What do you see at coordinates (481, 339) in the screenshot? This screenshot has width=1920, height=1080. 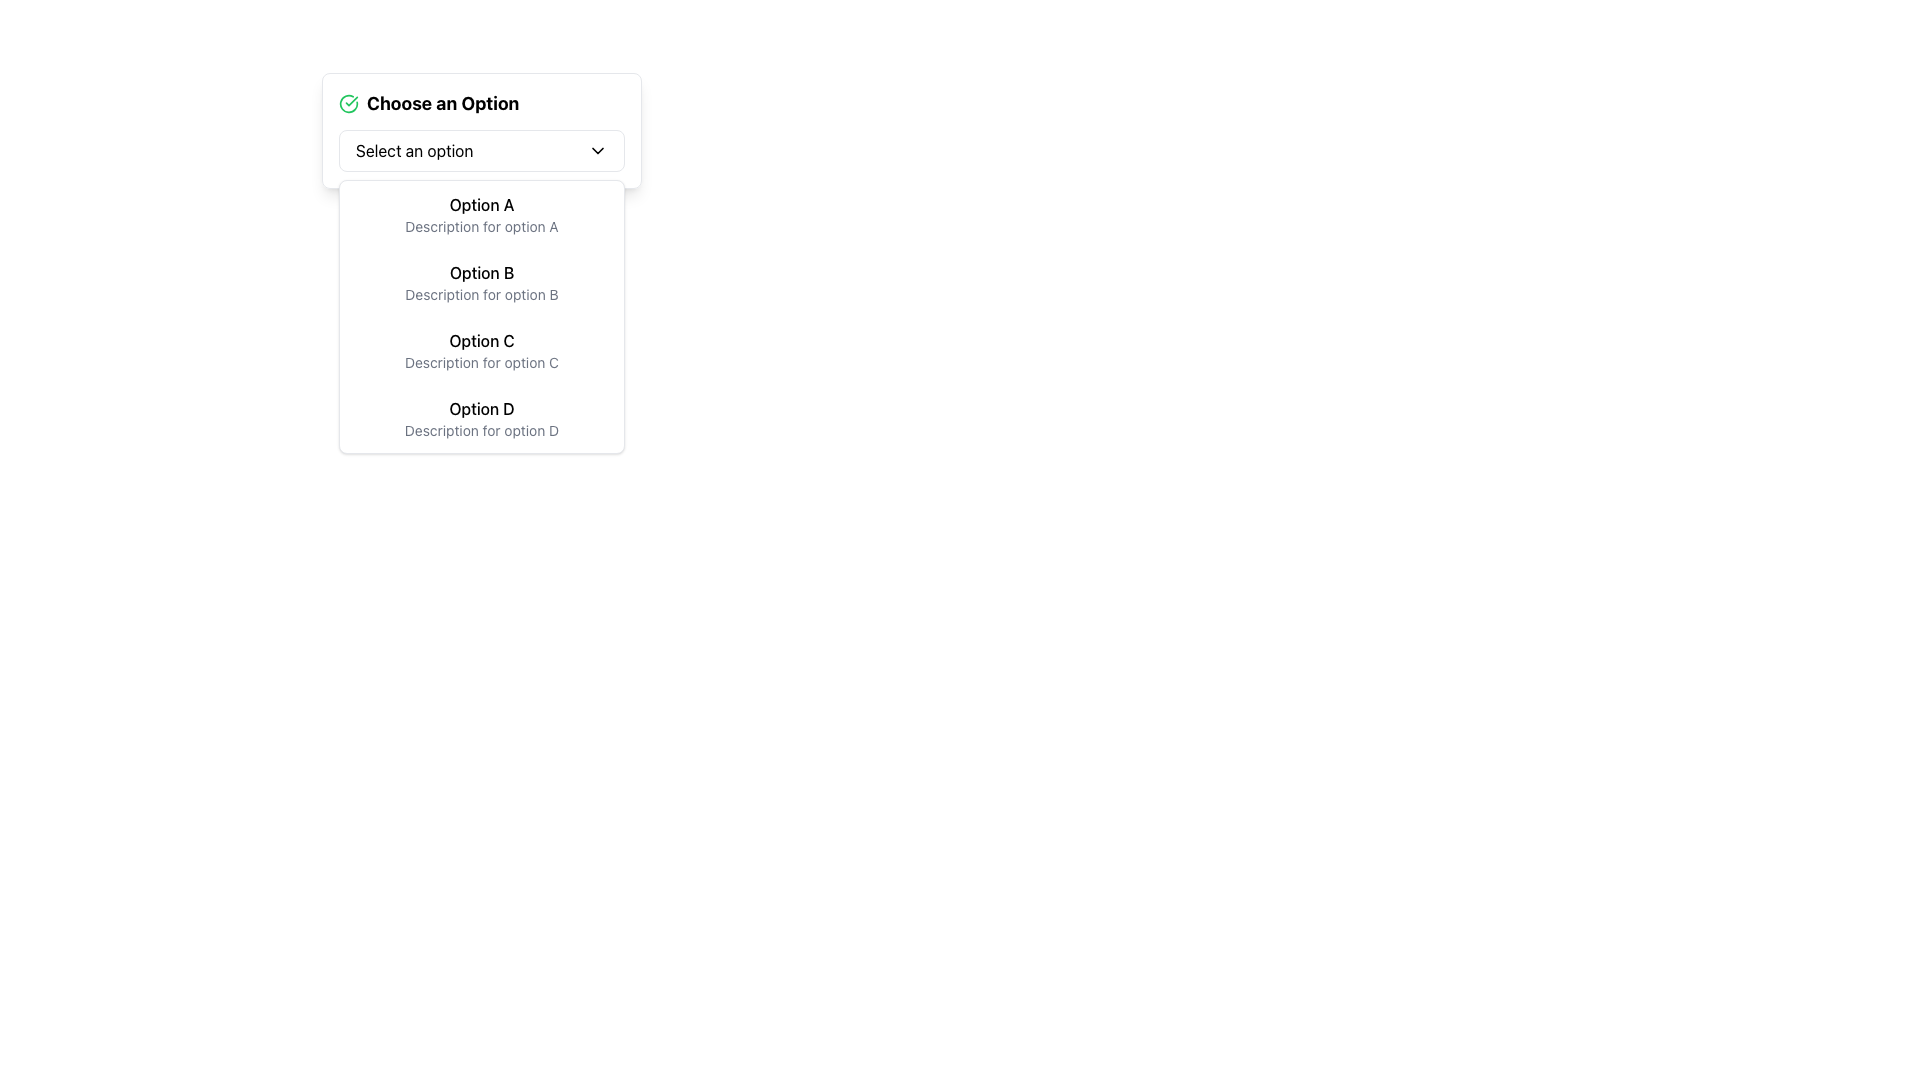 I see `the text label reading 'Option C', which is displayed in bold font and positioned in the top-center region of its dropdown menu, above a descriptive text` at bounding box center [481, 339].